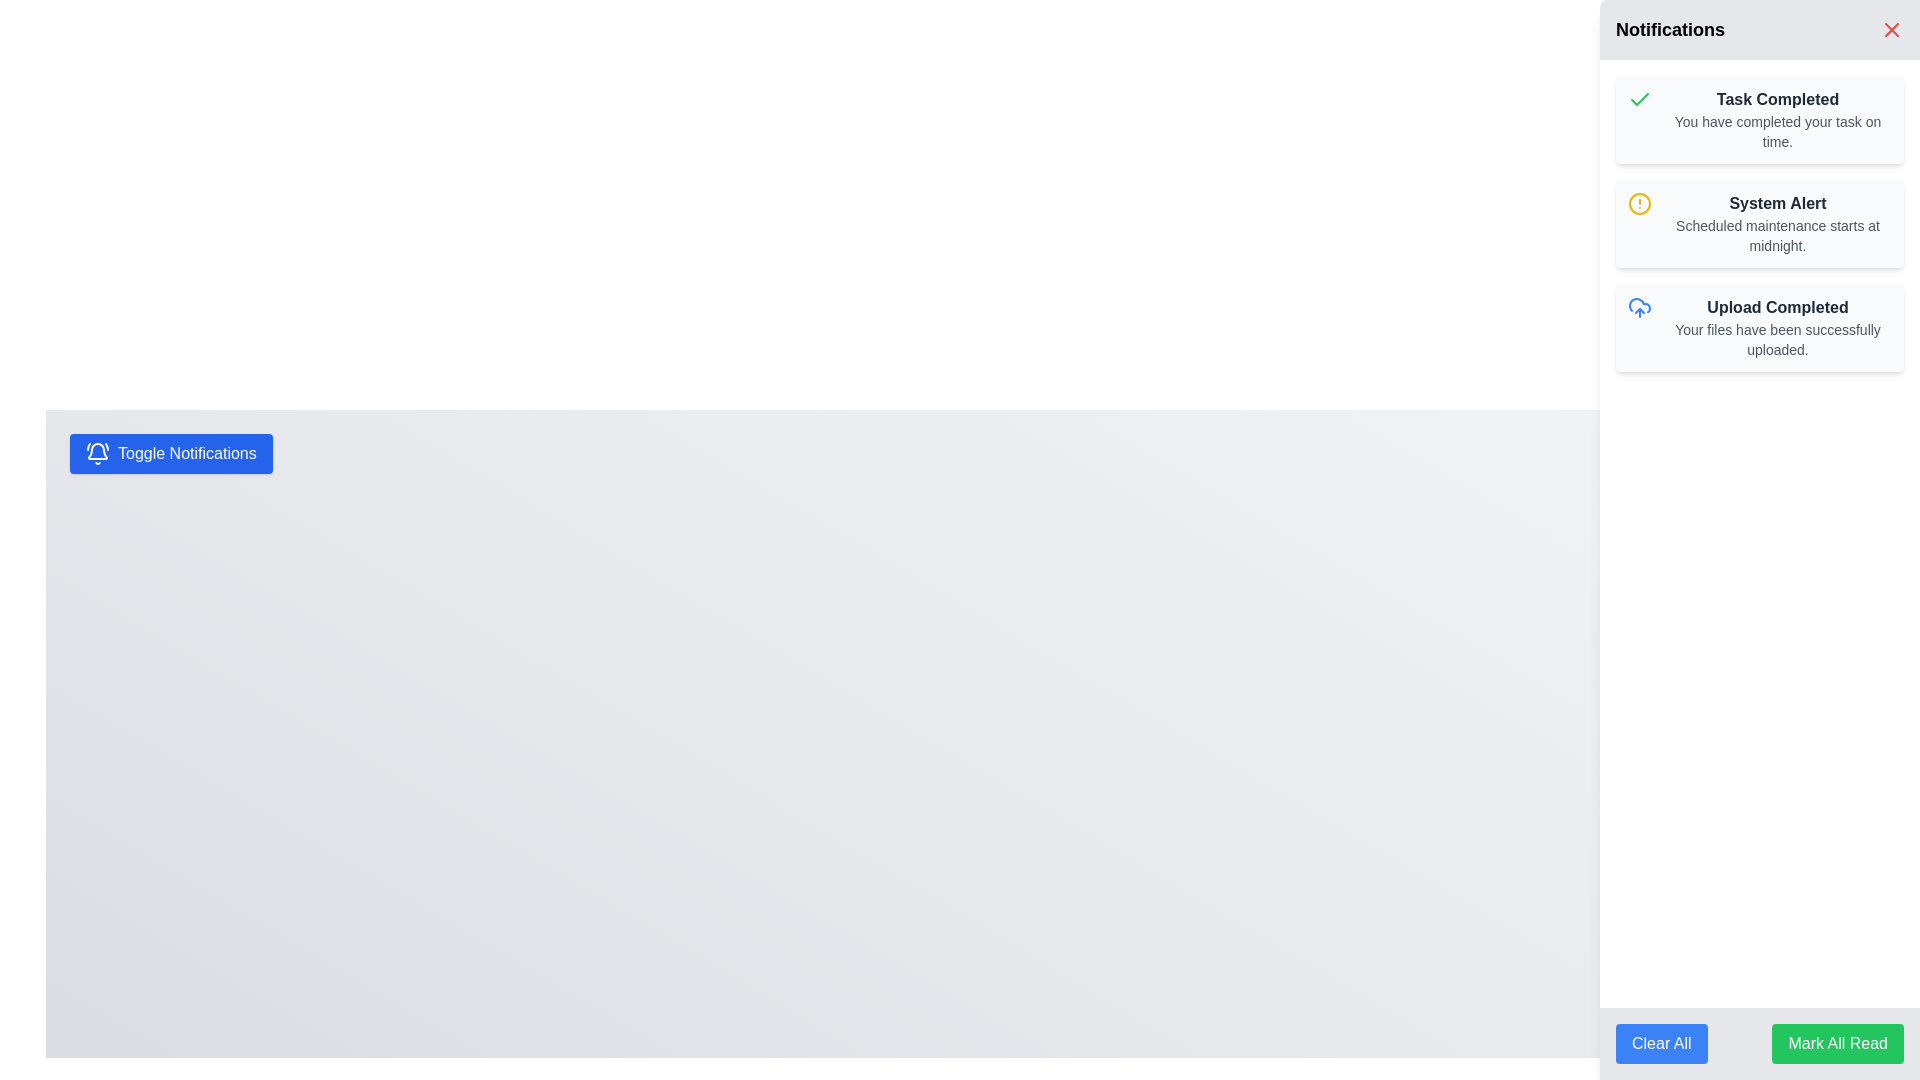  What do you see at coordinates (96, 451) in the screenshot?
I see `the bell icon that symbolizes notifications, located to the left of the 'Toggle Notifications' text in the blue button at the top-left corner` at bounding box center [96, 451].